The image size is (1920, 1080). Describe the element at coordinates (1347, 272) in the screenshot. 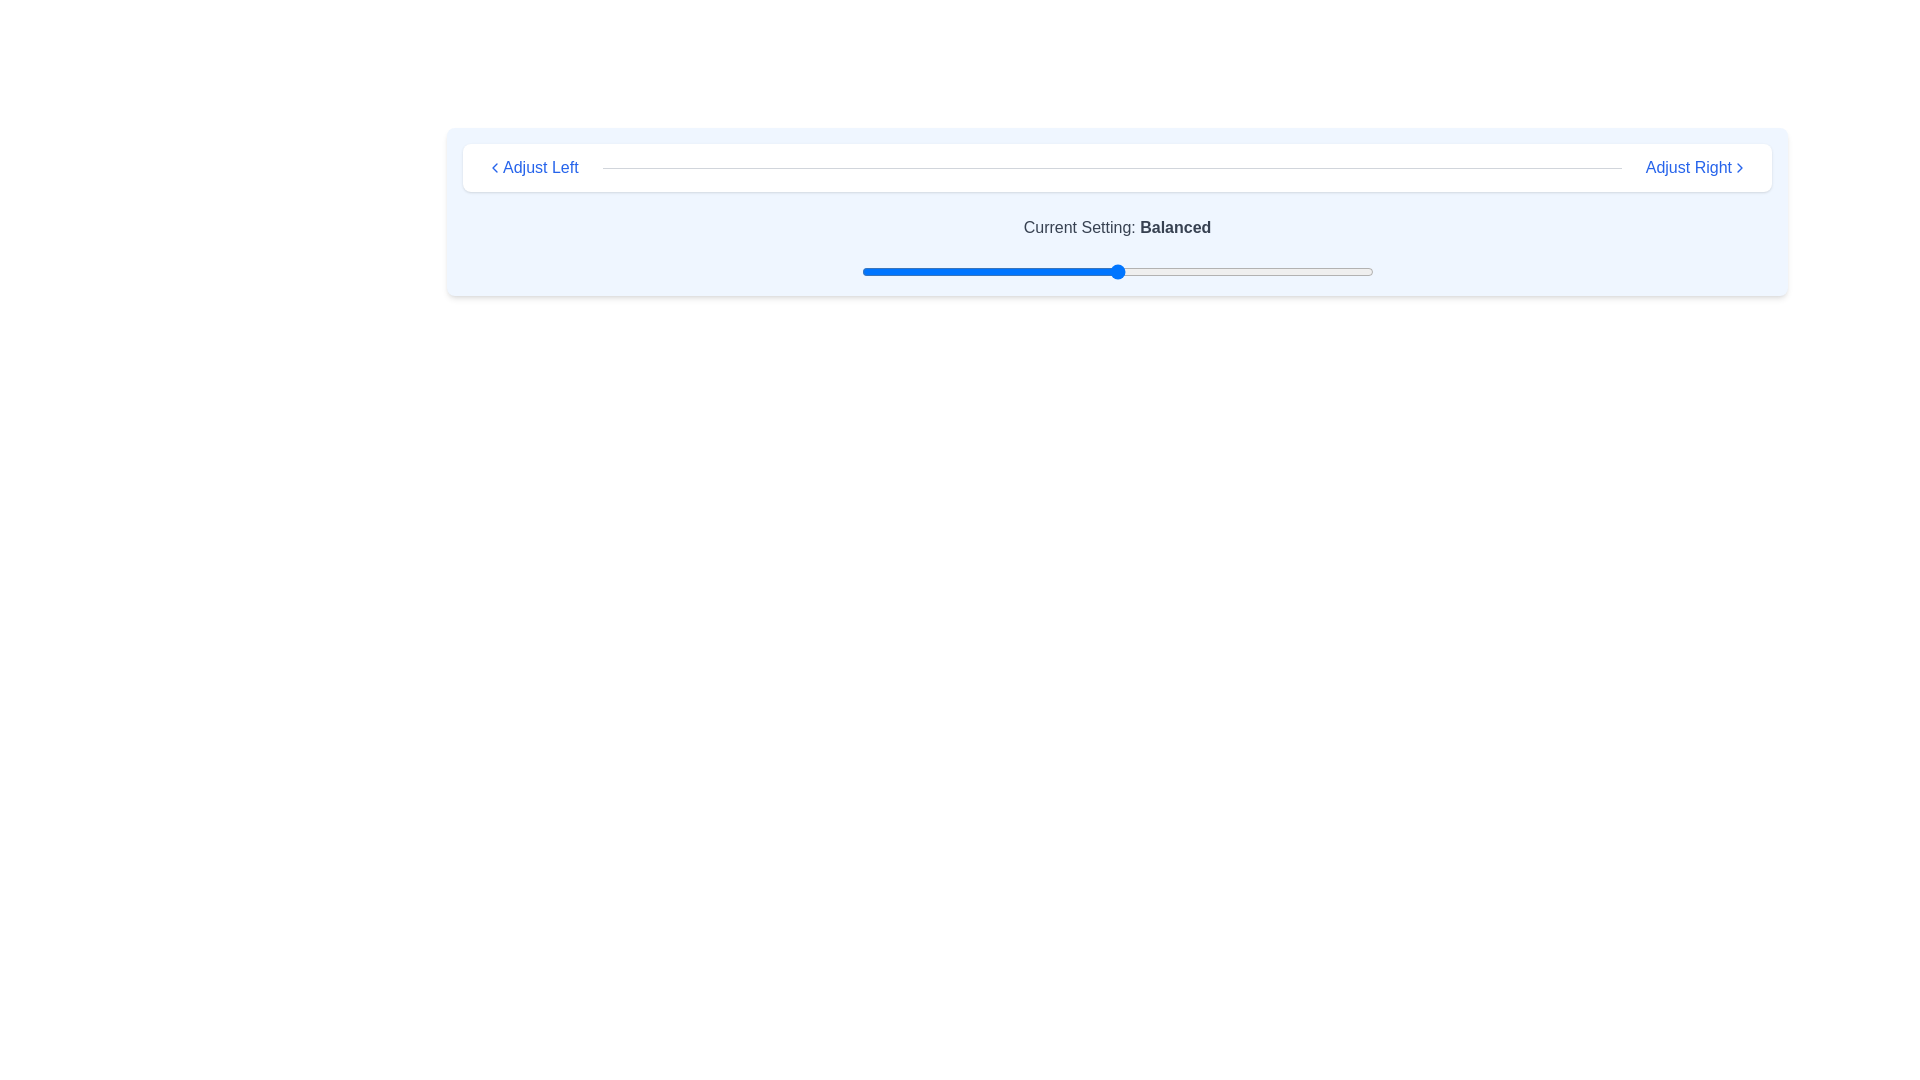

I see `the slider` at that location.